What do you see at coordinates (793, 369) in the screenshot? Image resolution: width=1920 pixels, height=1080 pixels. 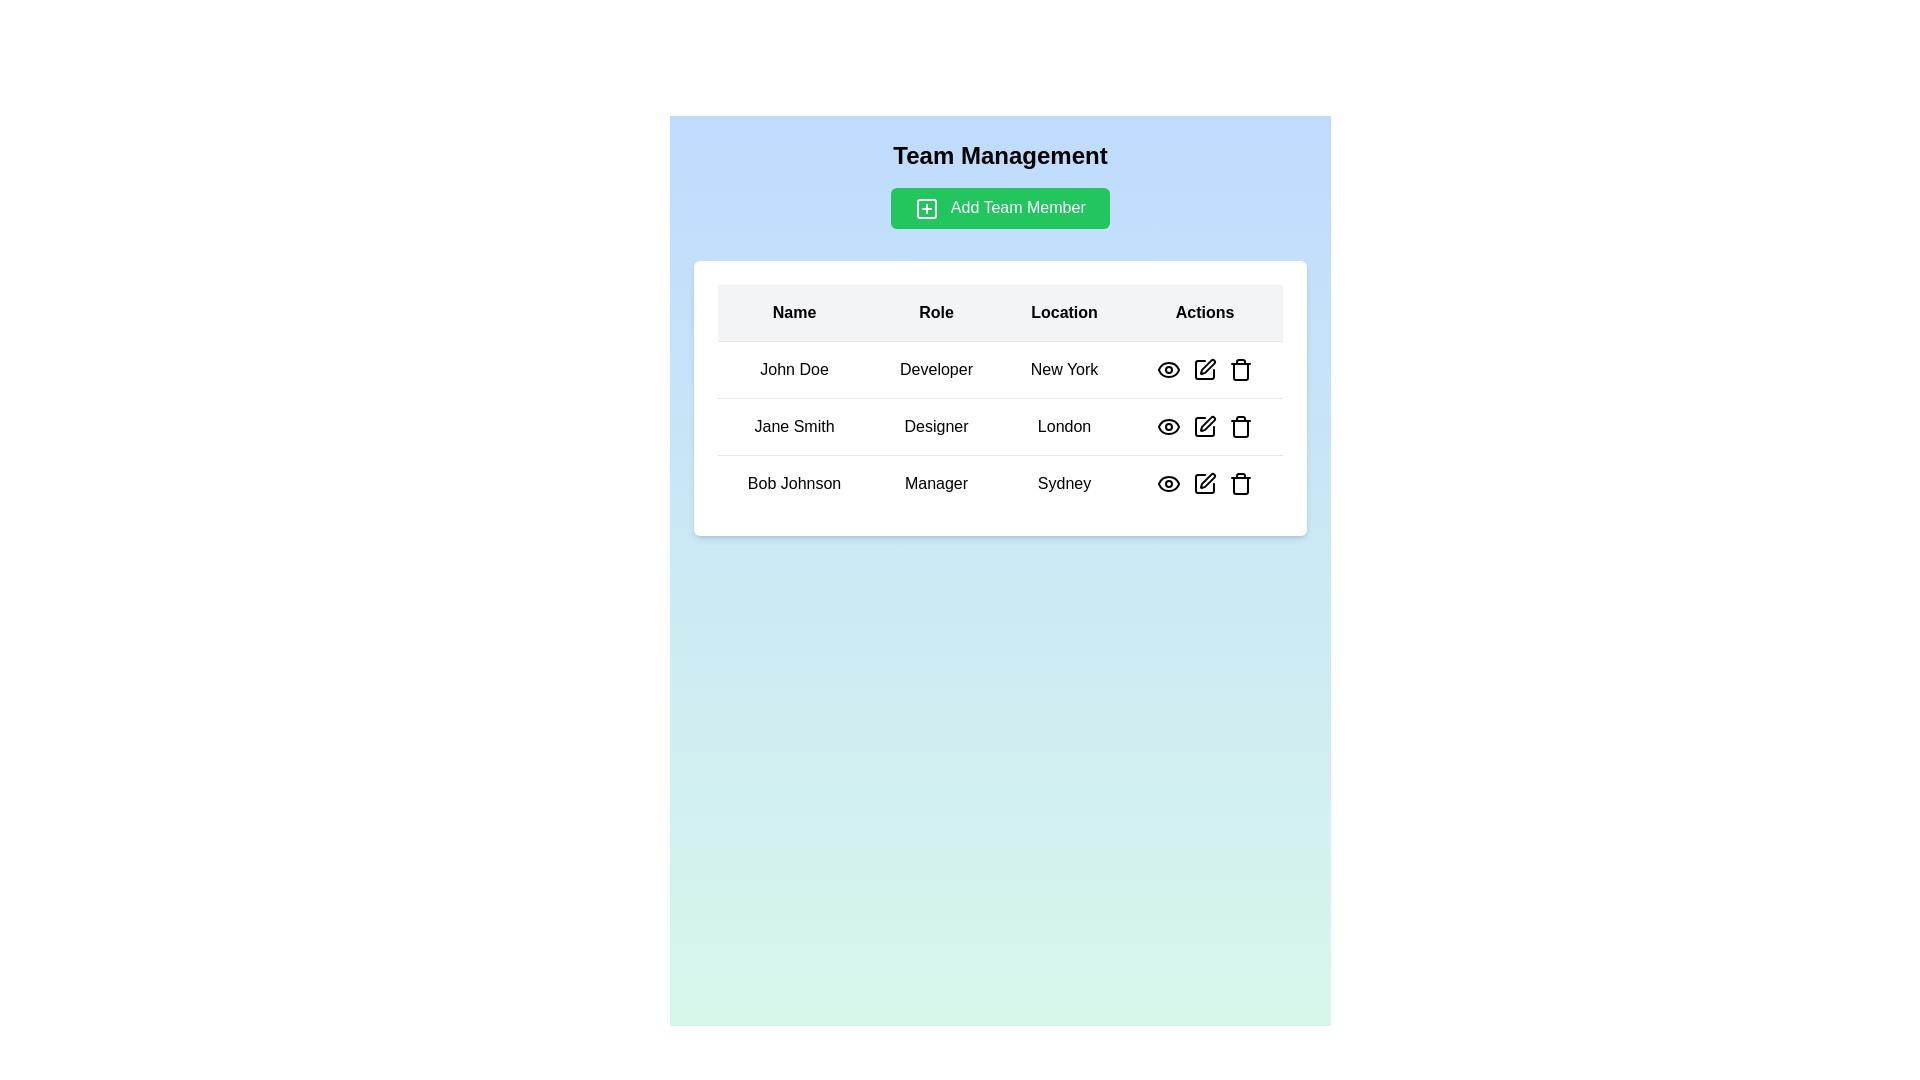 I see `the text label that identifies the name of a team member in the first column of the first row of the table under the 'Name' header` at bounding box center [793, 369].